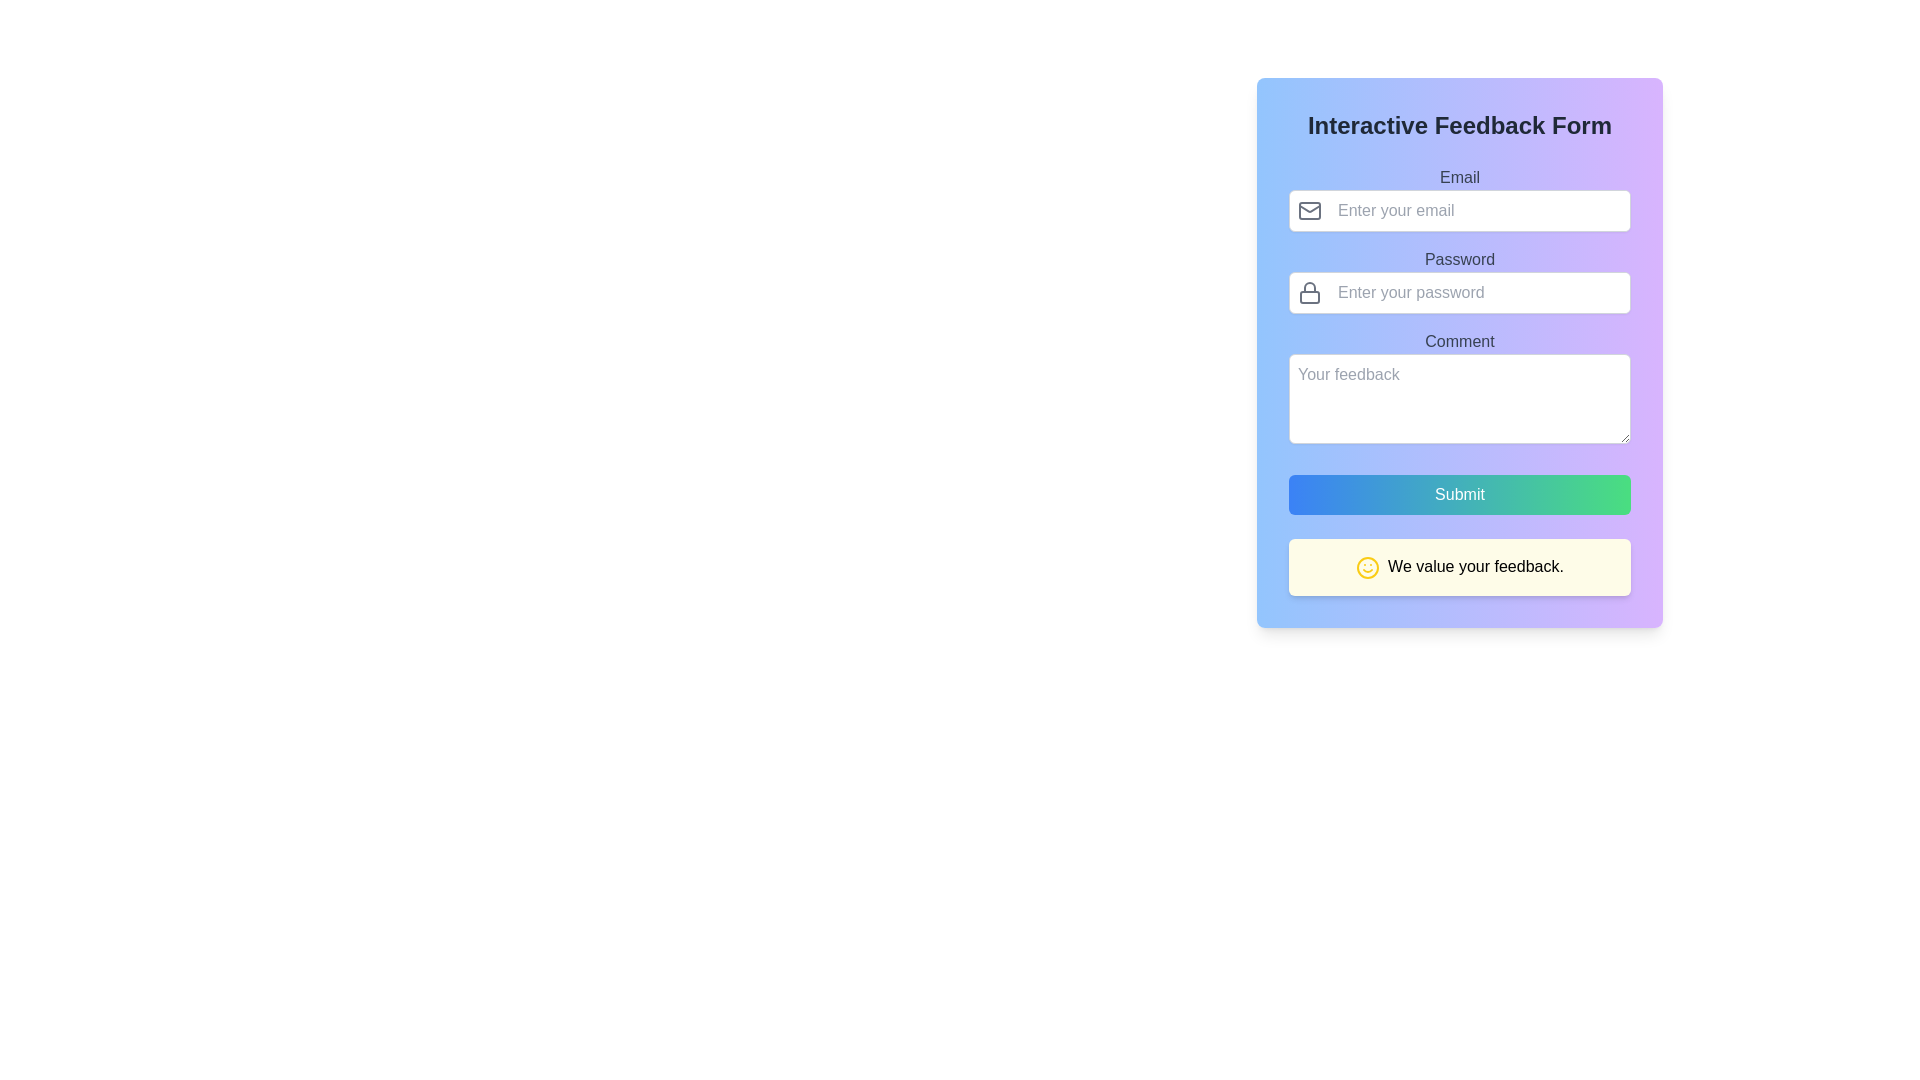 This screenshot has width=1920, height=1080. I want to click on the gray outlined envelope mail icon located to the left of the 'Enter your email' placeholder text in the email input field, so click(1310, 211).